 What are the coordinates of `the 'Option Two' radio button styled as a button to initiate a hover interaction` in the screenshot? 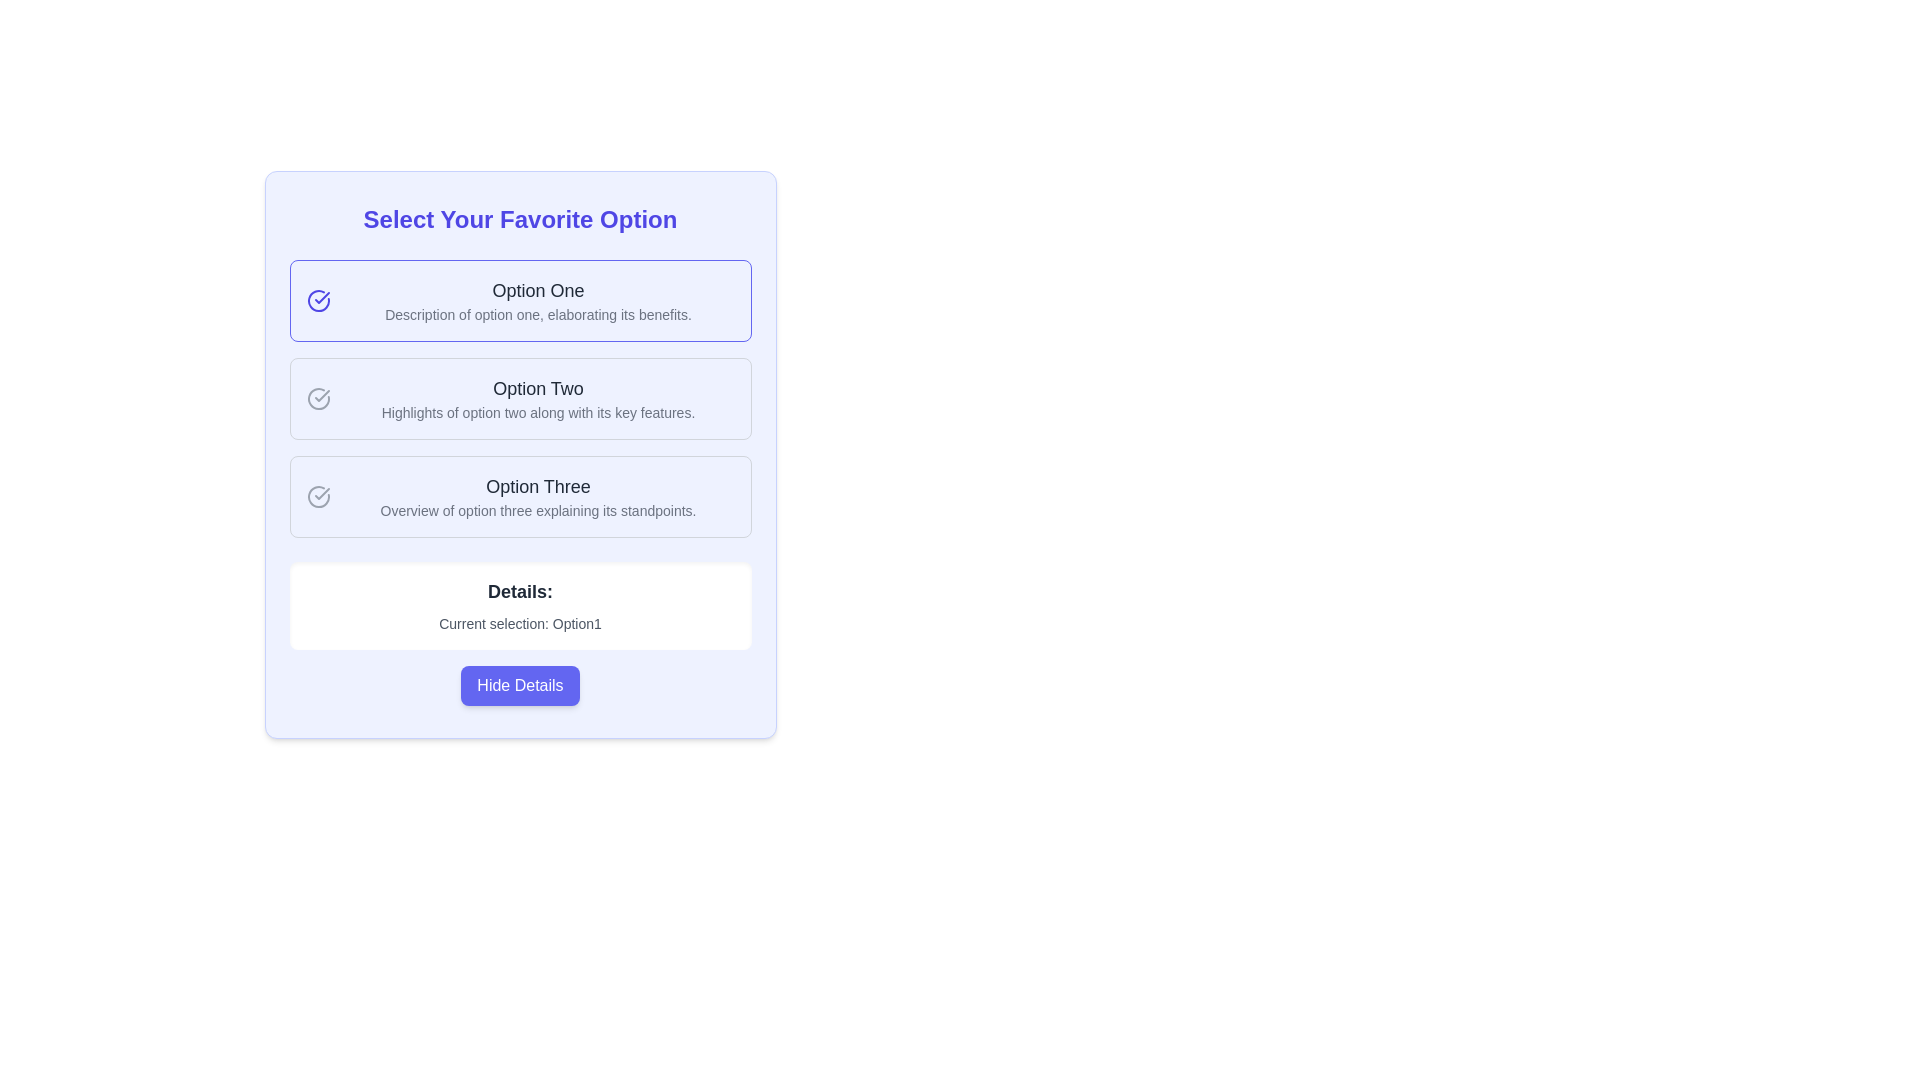 It's located at (520, 398).